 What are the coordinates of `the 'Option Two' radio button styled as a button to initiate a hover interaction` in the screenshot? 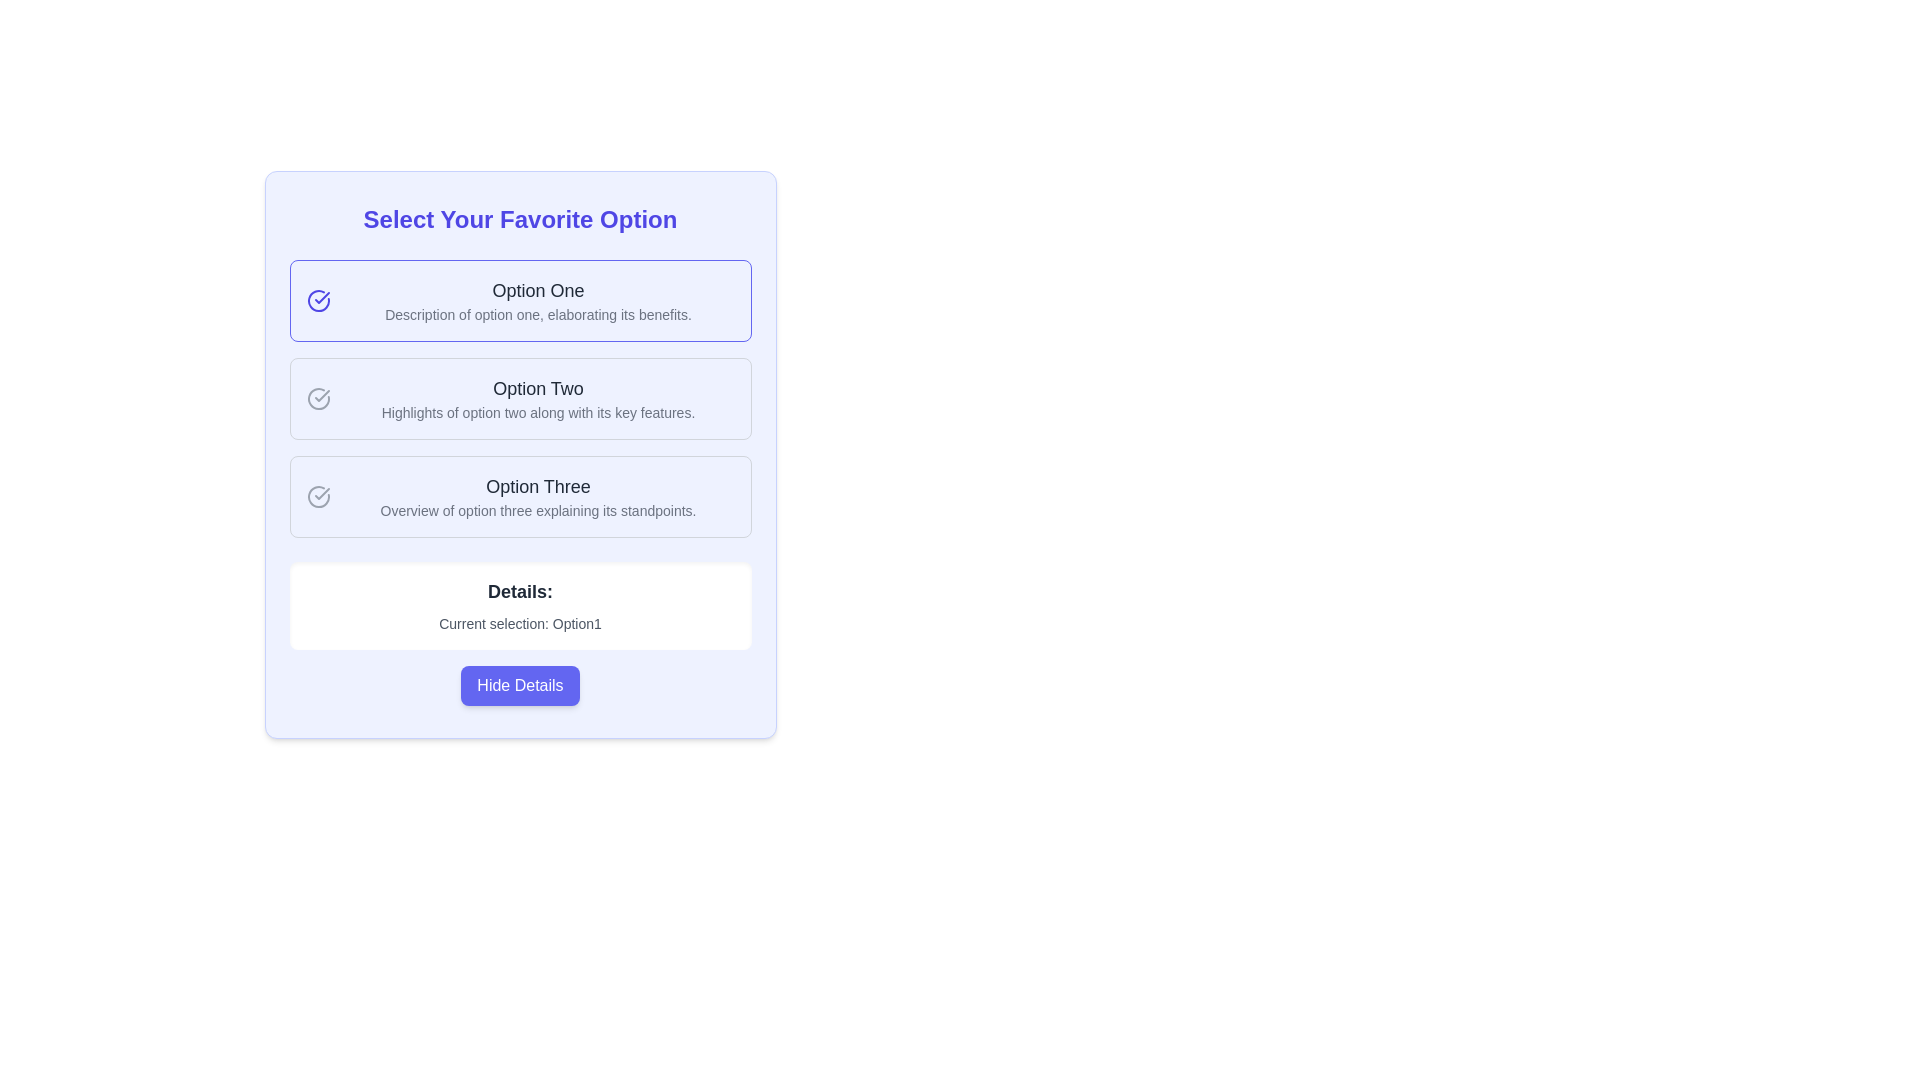 It's located at (520, 398).